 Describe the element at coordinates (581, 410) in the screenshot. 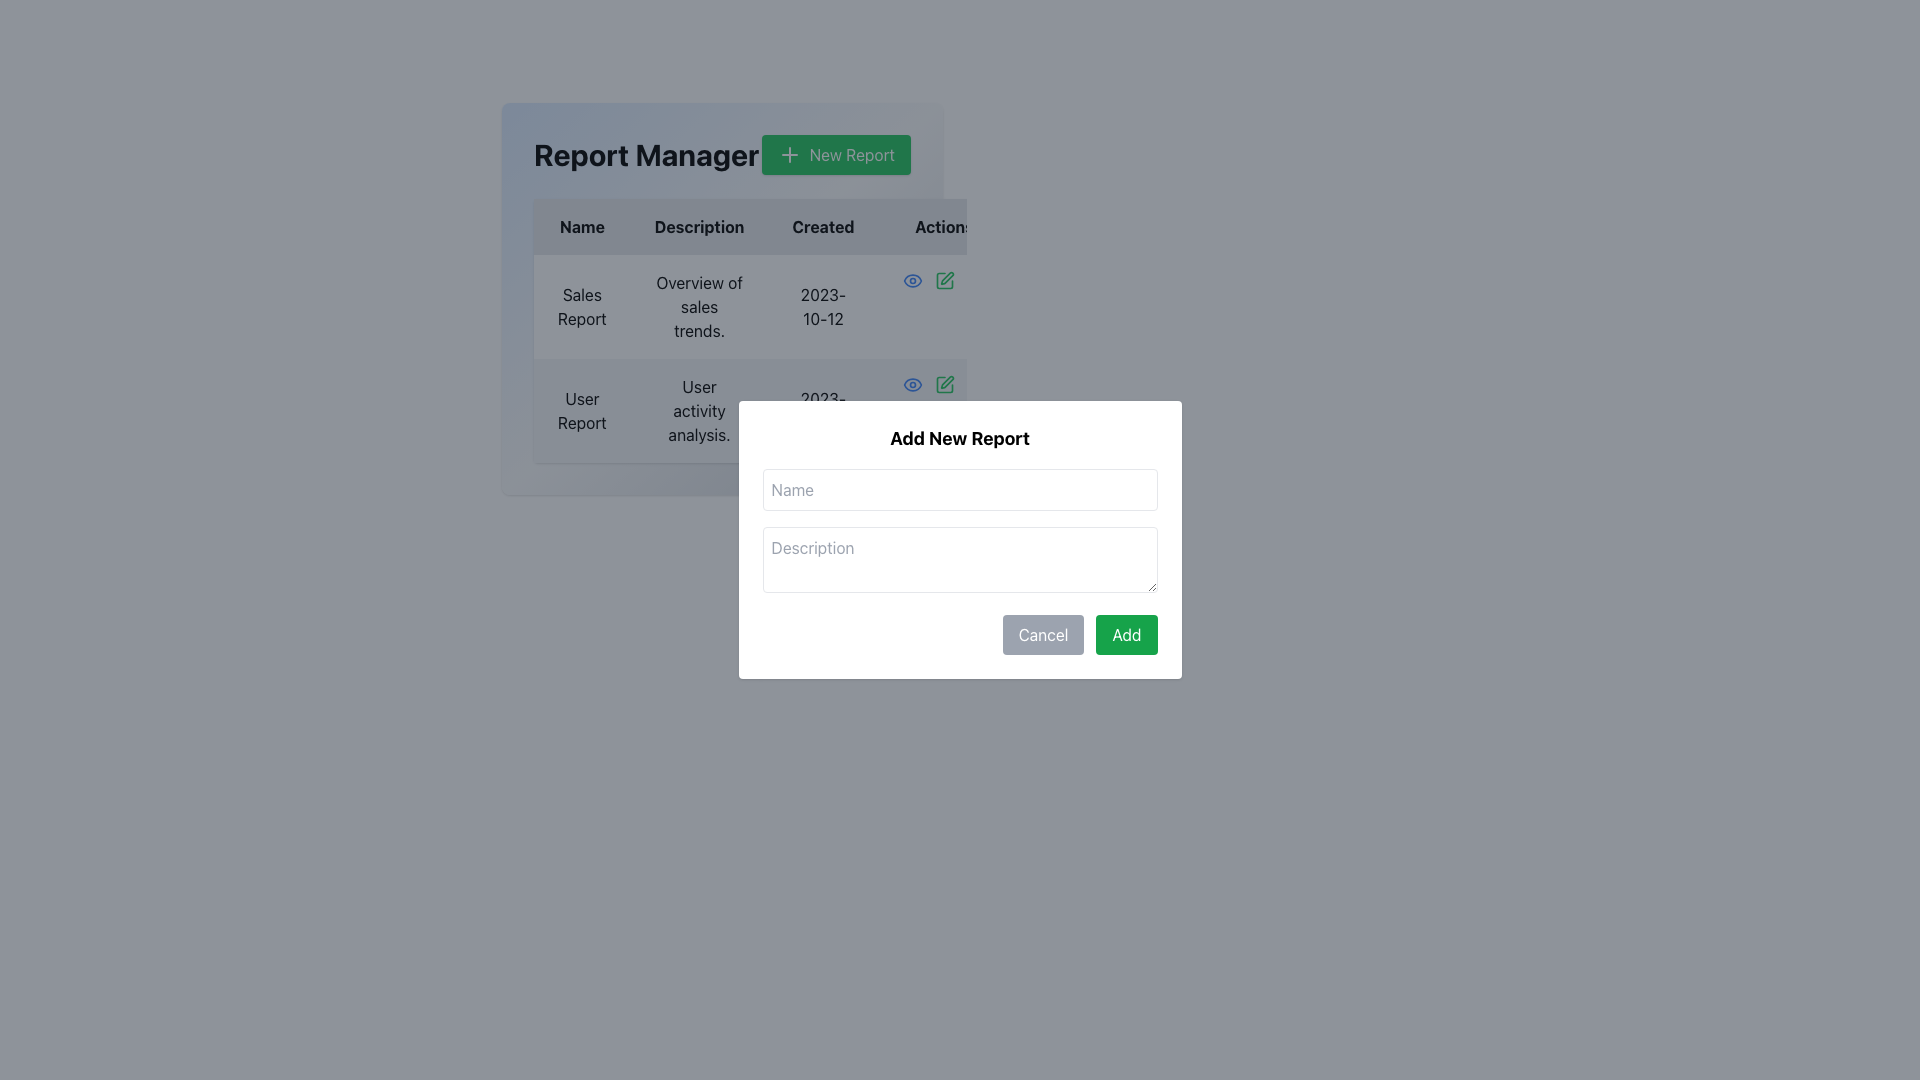

I see `the static text element labeled 'User Report' located in the leftmost column of the table row` at that location.